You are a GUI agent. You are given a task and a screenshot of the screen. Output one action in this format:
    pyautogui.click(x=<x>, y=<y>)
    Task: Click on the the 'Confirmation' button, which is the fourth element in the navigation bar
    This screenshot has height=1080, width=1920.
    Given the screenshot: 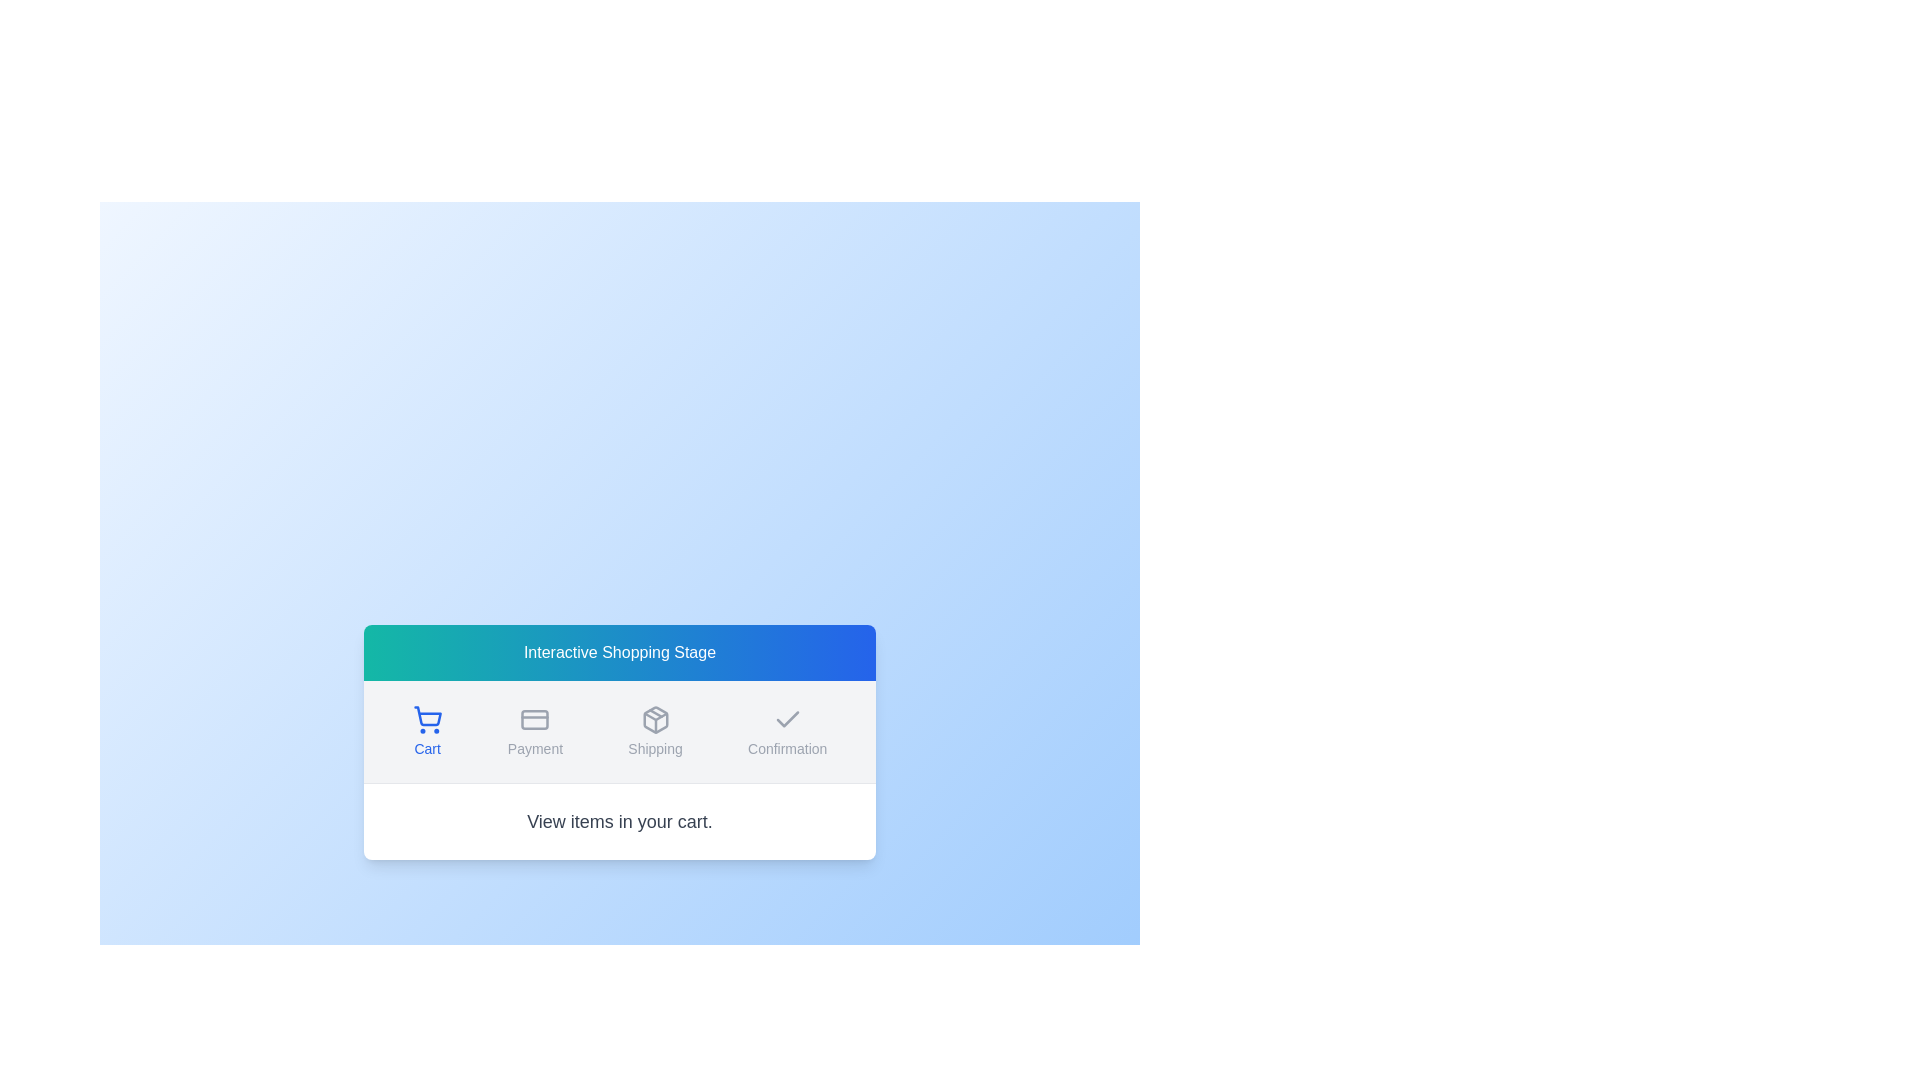 What is the action you would take?
    pyautogui.click(x=786, y=731)
    